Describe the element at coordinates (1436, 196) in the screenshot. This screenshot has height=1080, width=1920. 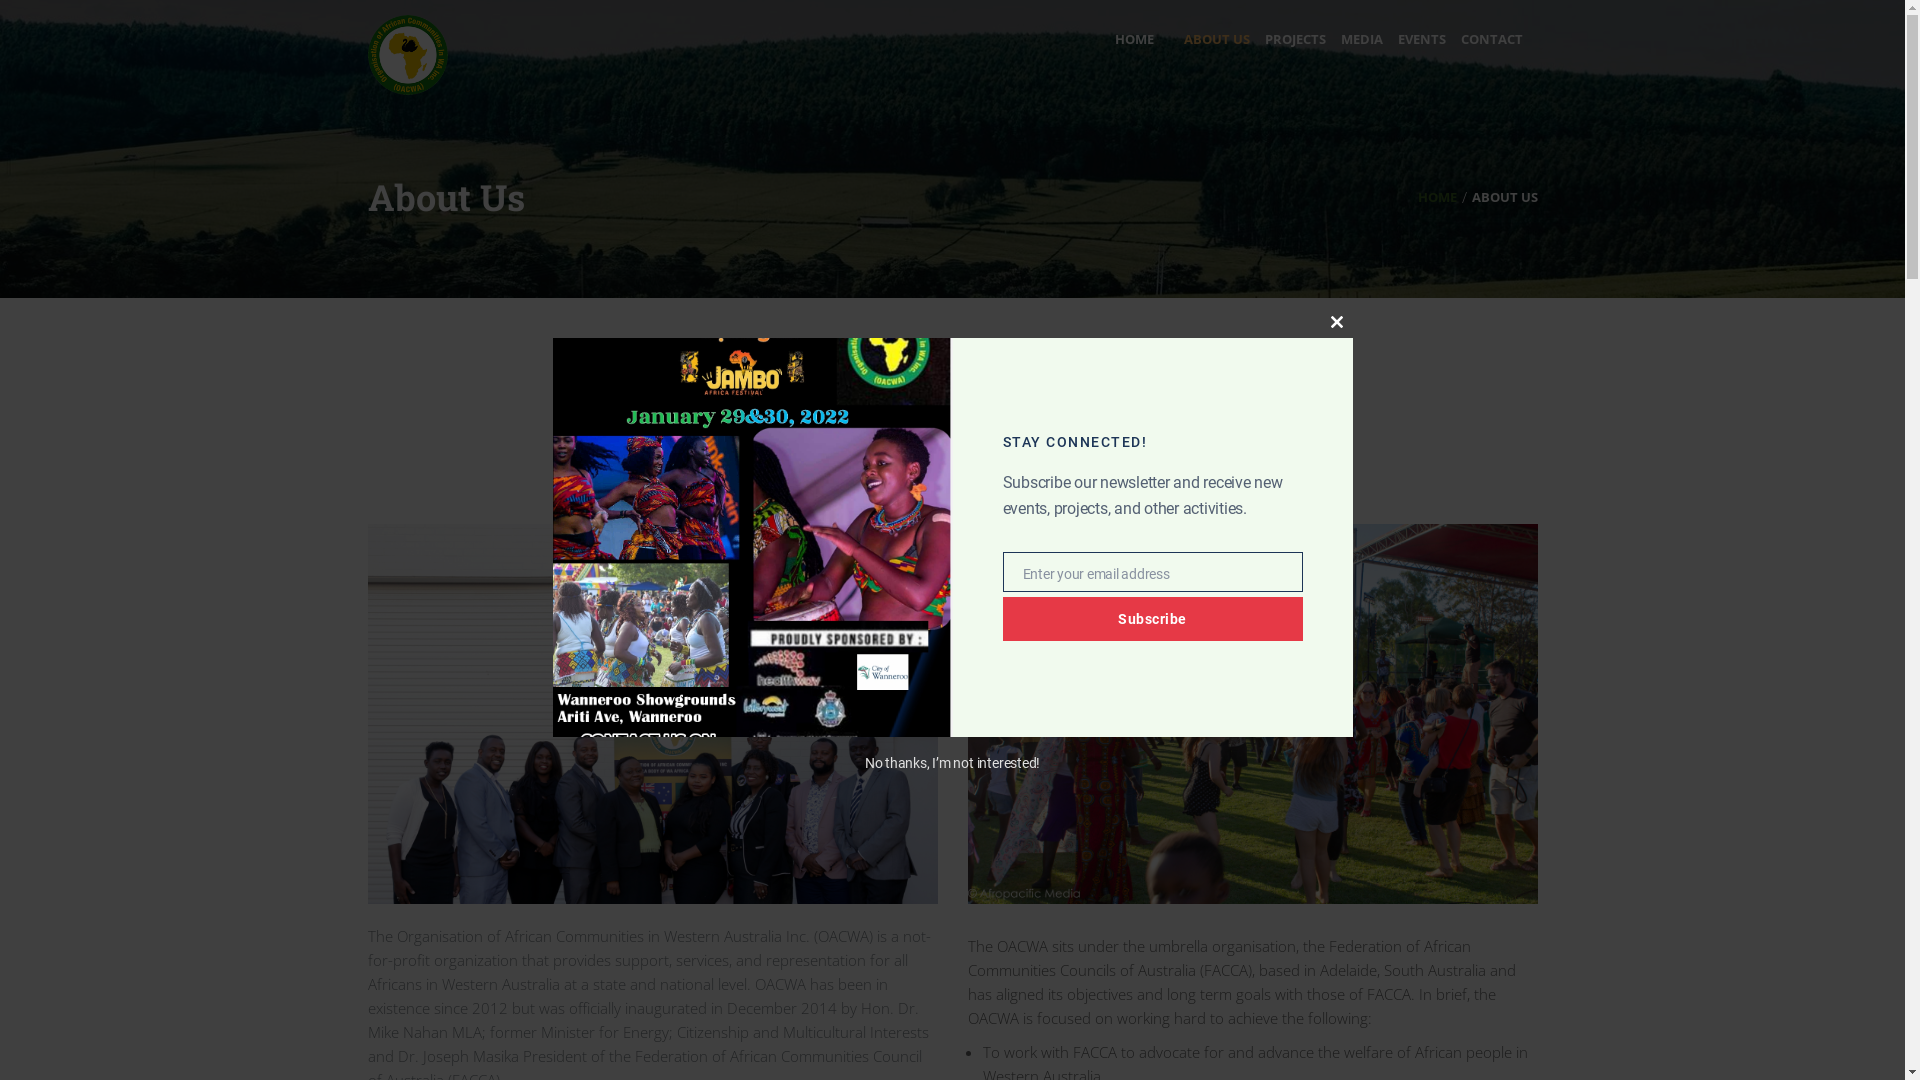
I see `'HOME'` at that location.